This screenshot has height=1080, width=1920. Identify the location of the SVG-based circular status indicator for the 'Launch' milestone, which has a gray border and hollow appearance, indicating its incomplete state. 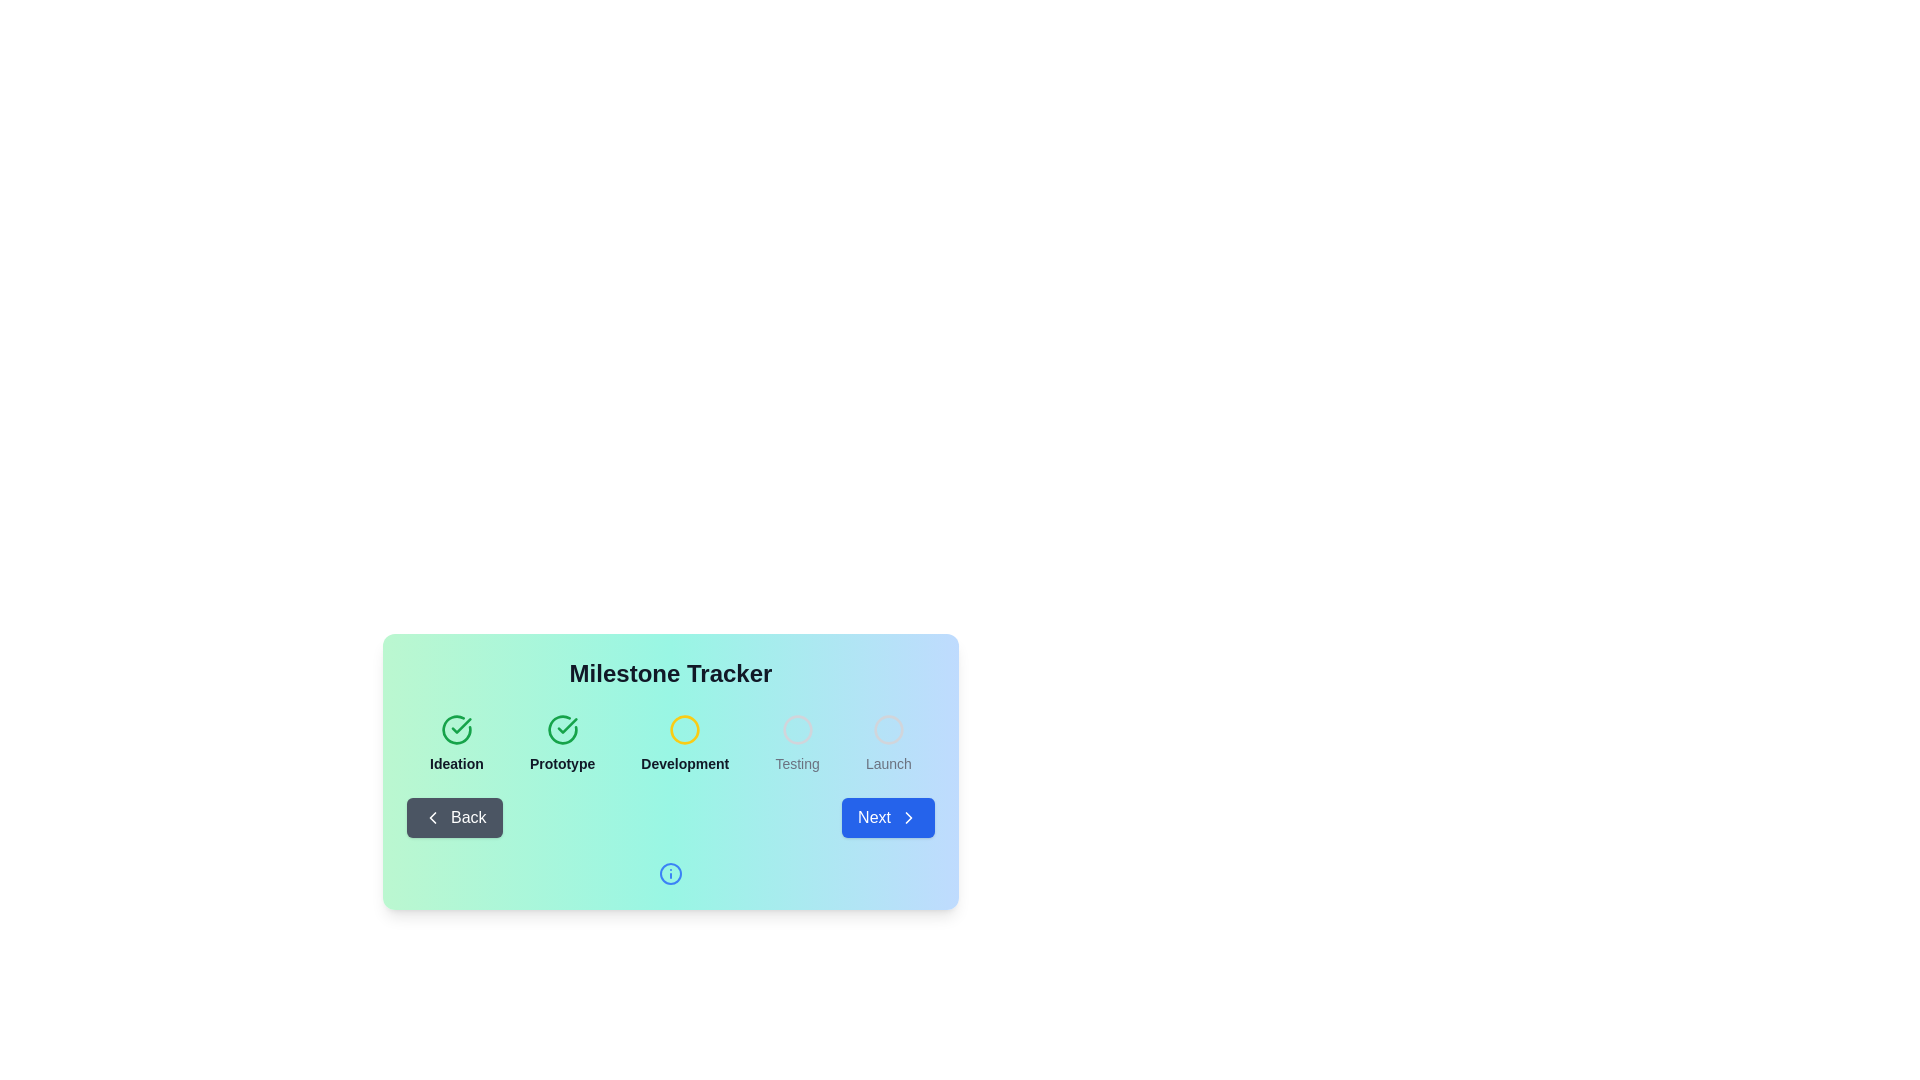
(887, 729).